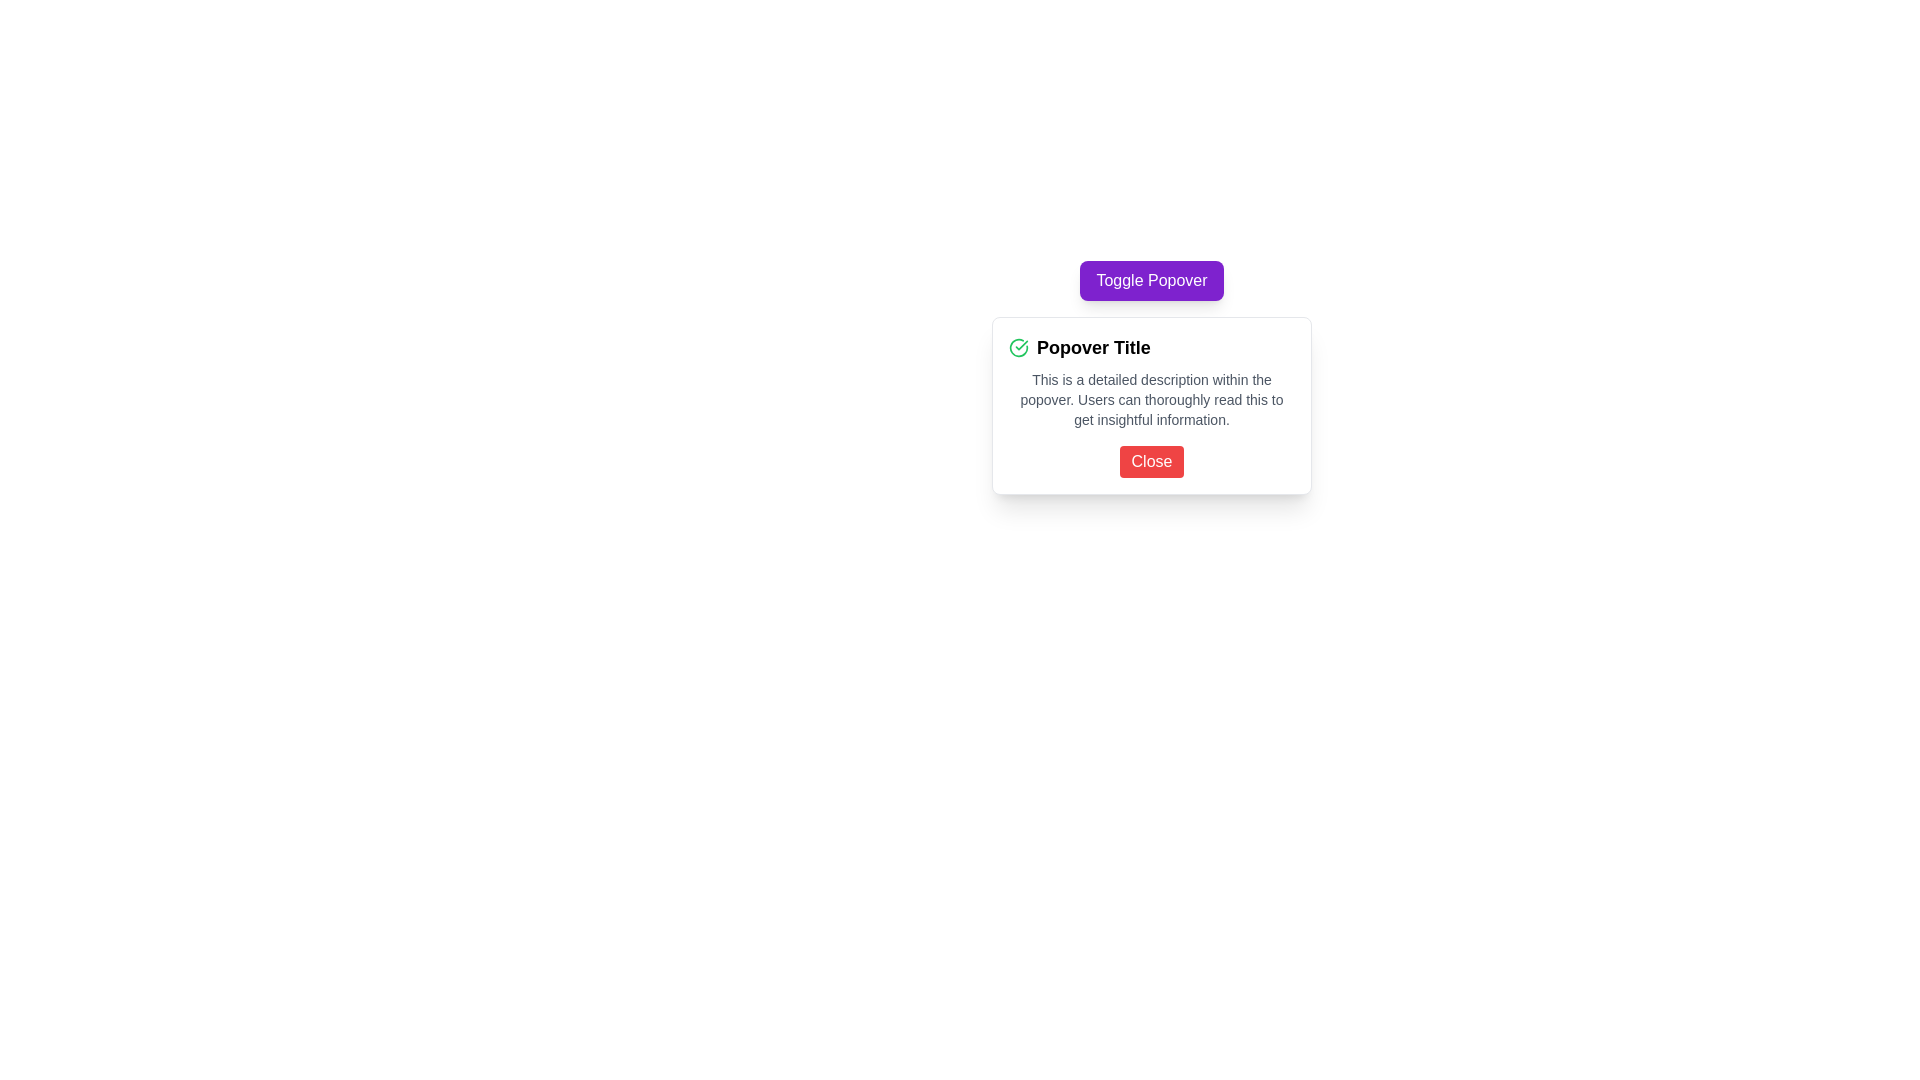  Describe the element at coordinates (1152, 400) in the screenshot. I see `descriptive text styled in small, gray font located in the white popover box, positioned between the 'Popover Title' and the 'Close' button` at that location.